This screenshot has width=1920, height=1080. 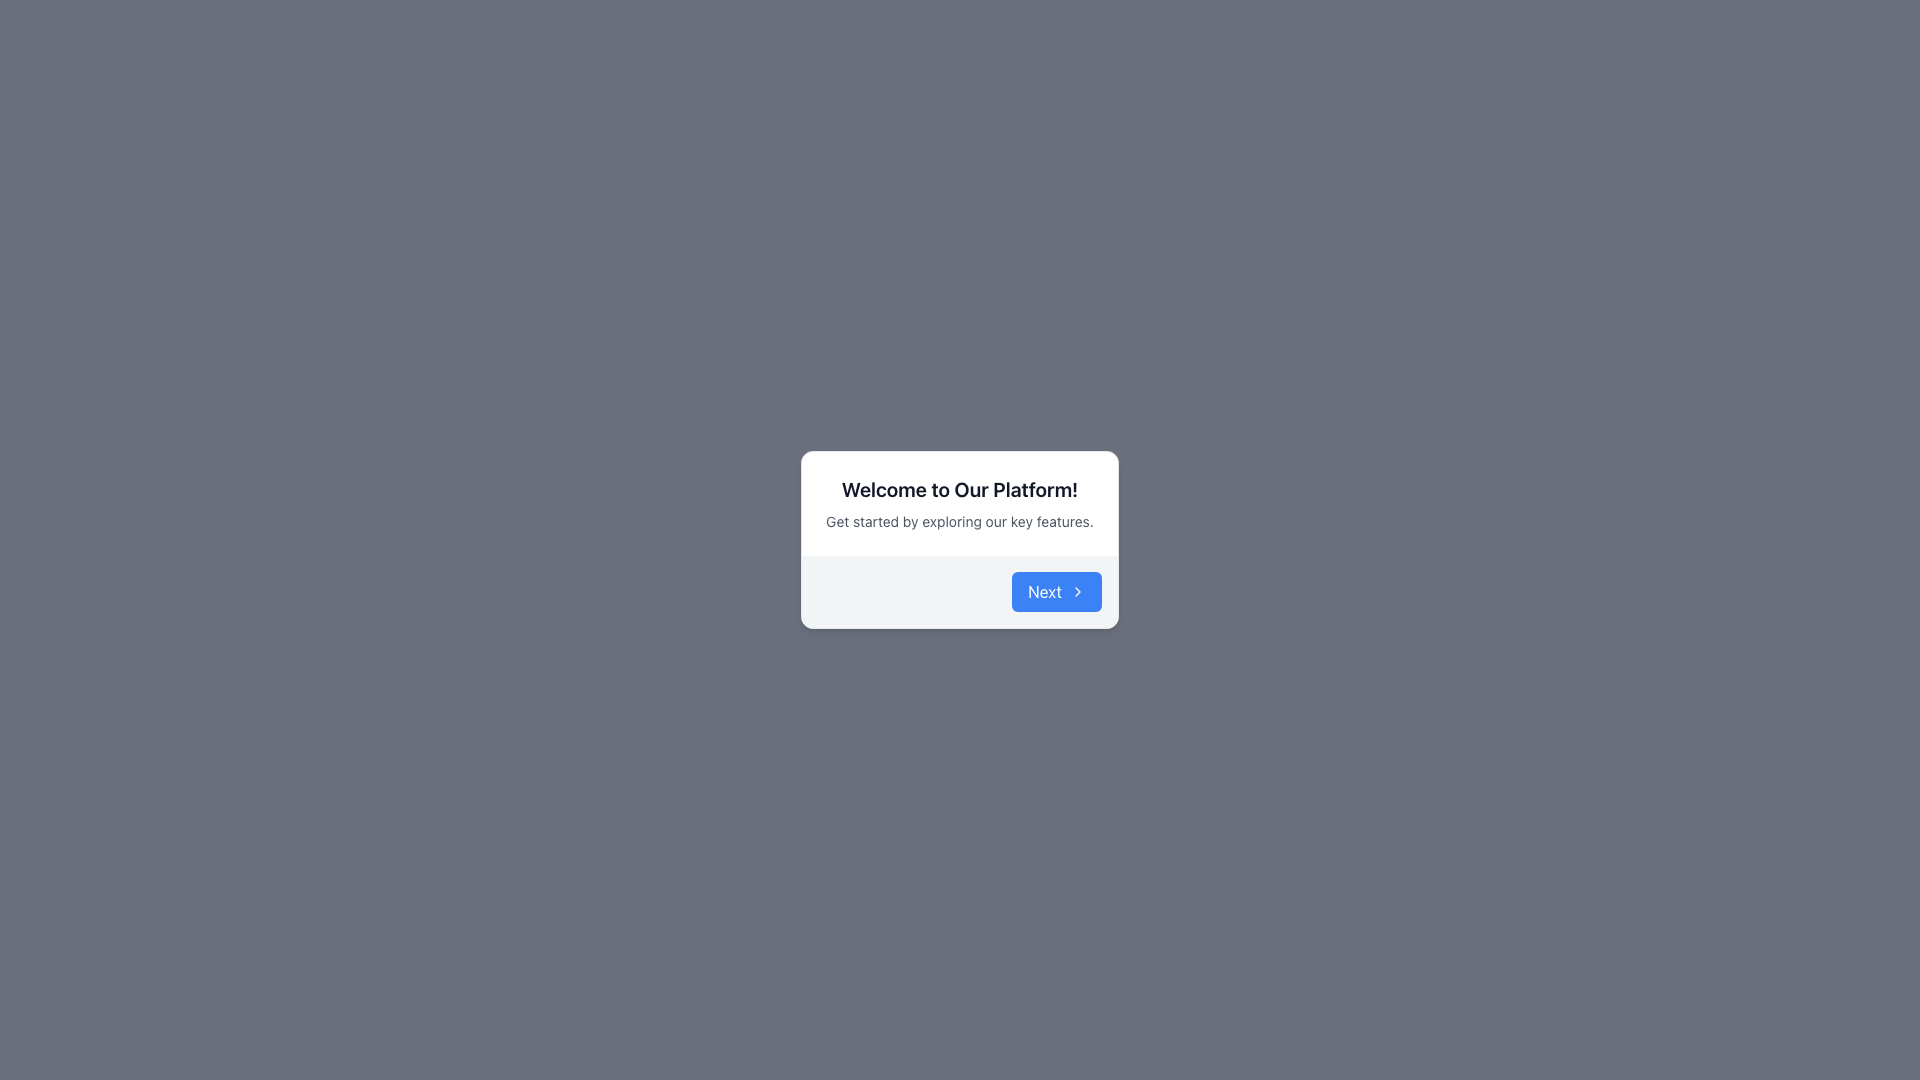 What do you see at coordinates (960, 489) in the screenshot?
I see `the heading text located at the top of the modal dialog box, which introduces the content and is centrally aligned` at bounding box center [960, 489].